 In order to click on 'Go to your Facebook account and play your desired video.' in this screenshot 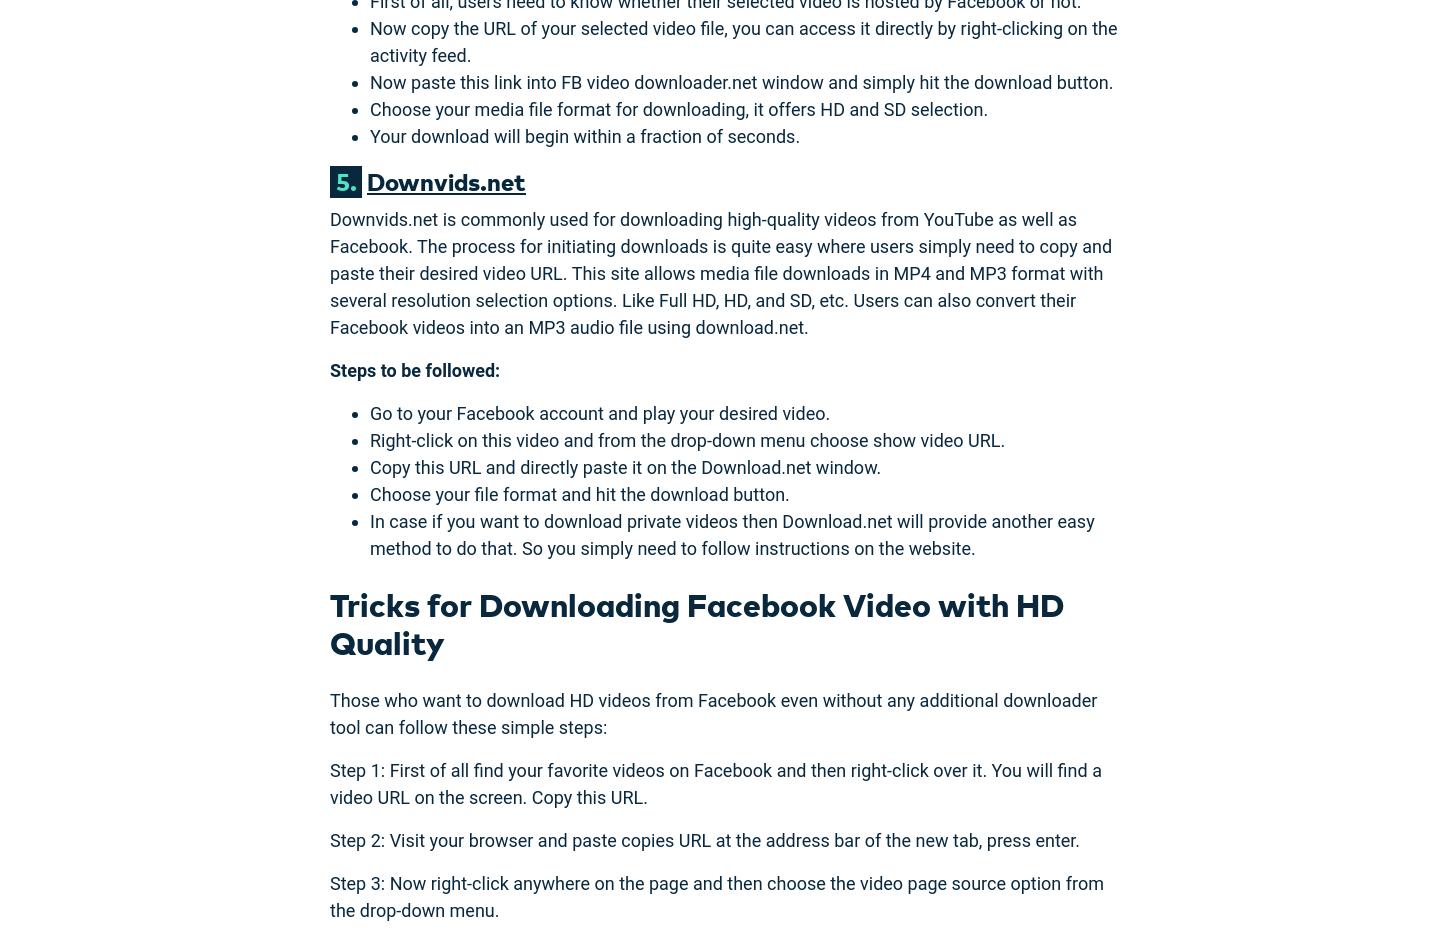, I will do `click(600, 411)`.